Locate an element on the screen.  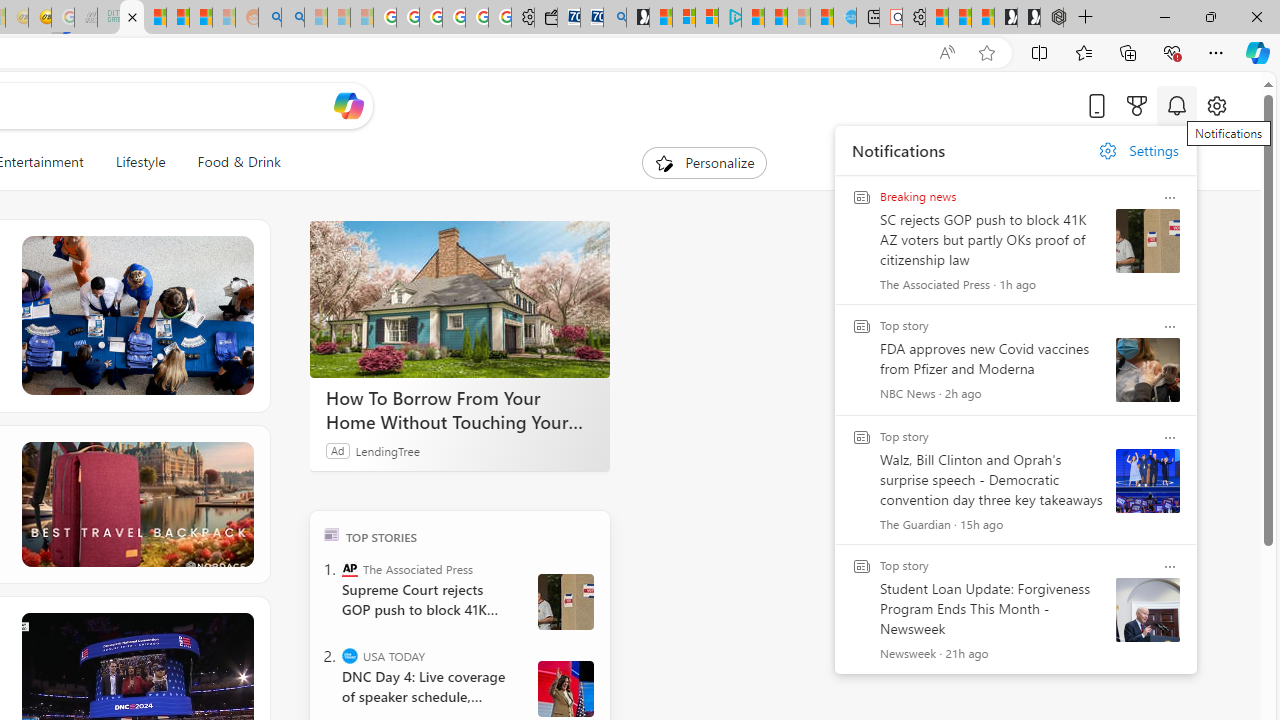
'The Associated Press' is located at coordinates (350, 568).